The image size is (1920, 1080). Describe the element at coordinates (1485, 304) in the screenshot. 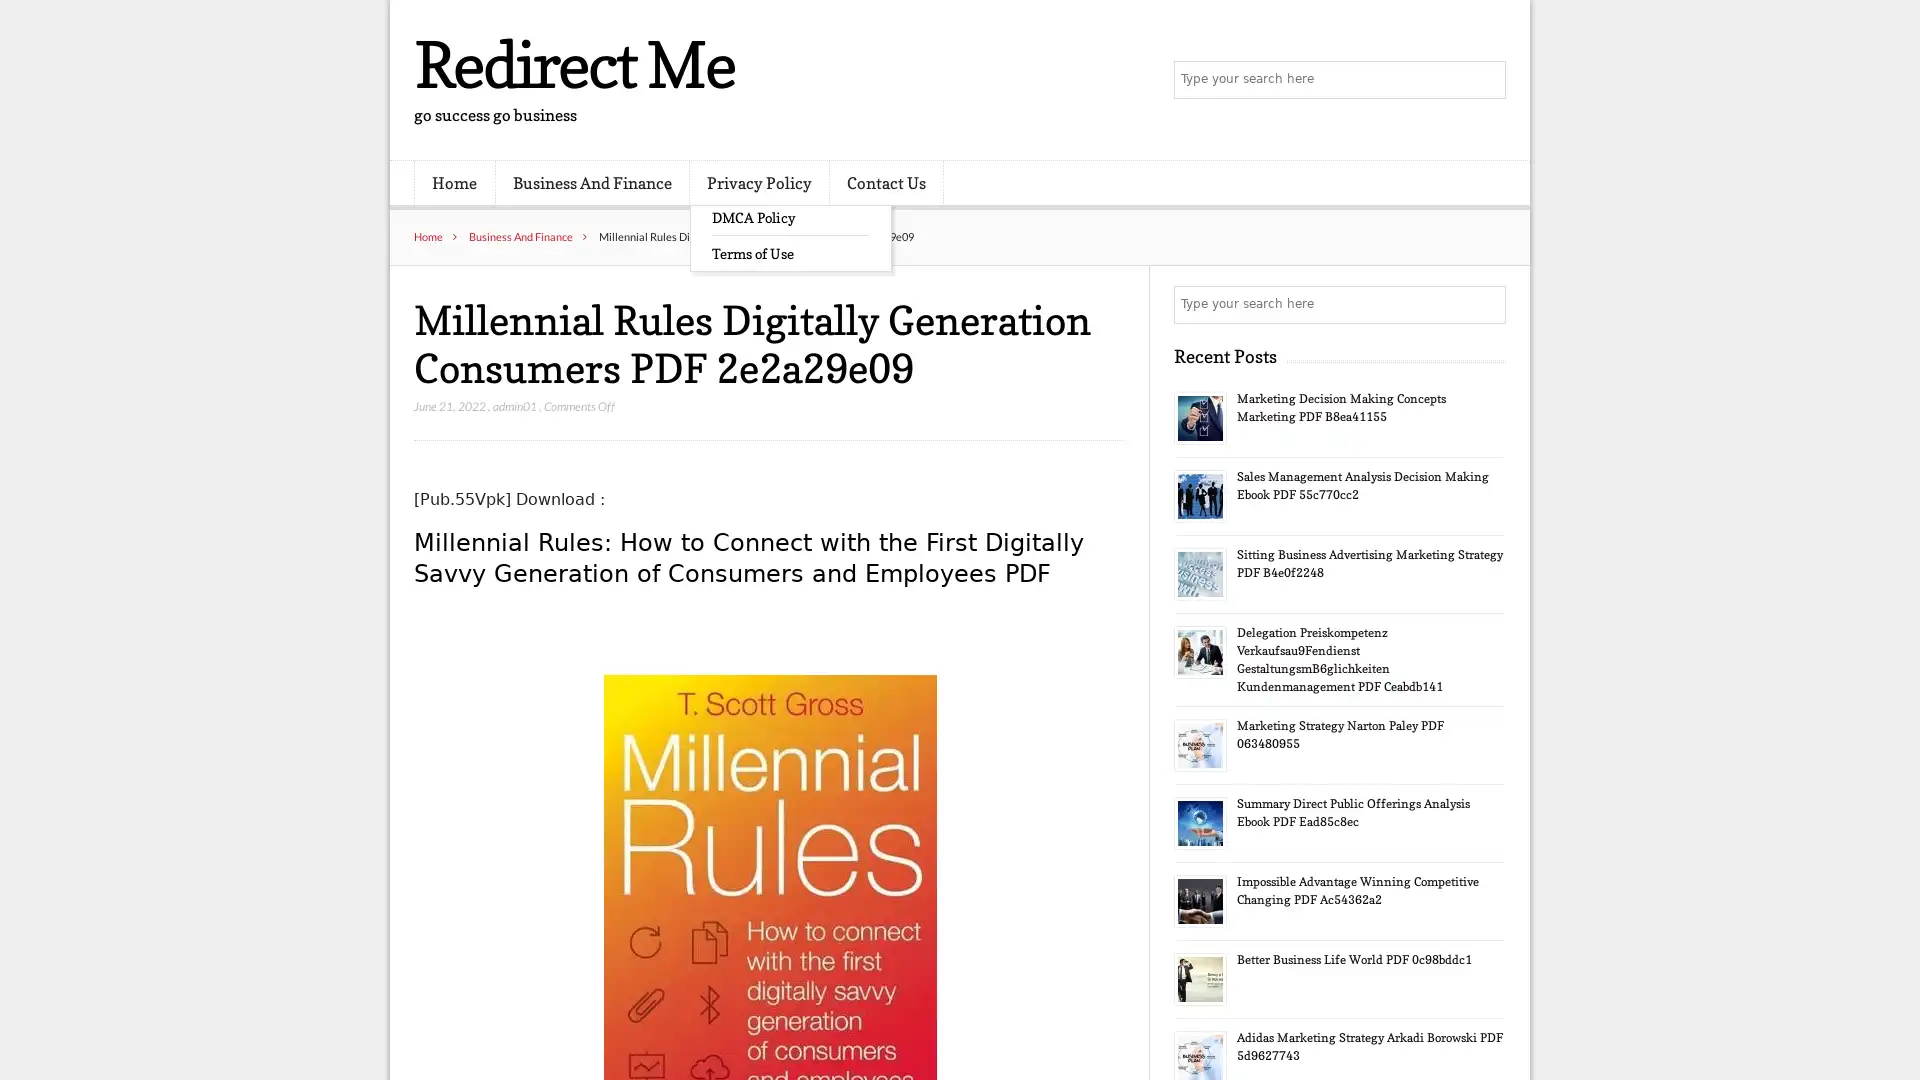

I see `Search` at that location.